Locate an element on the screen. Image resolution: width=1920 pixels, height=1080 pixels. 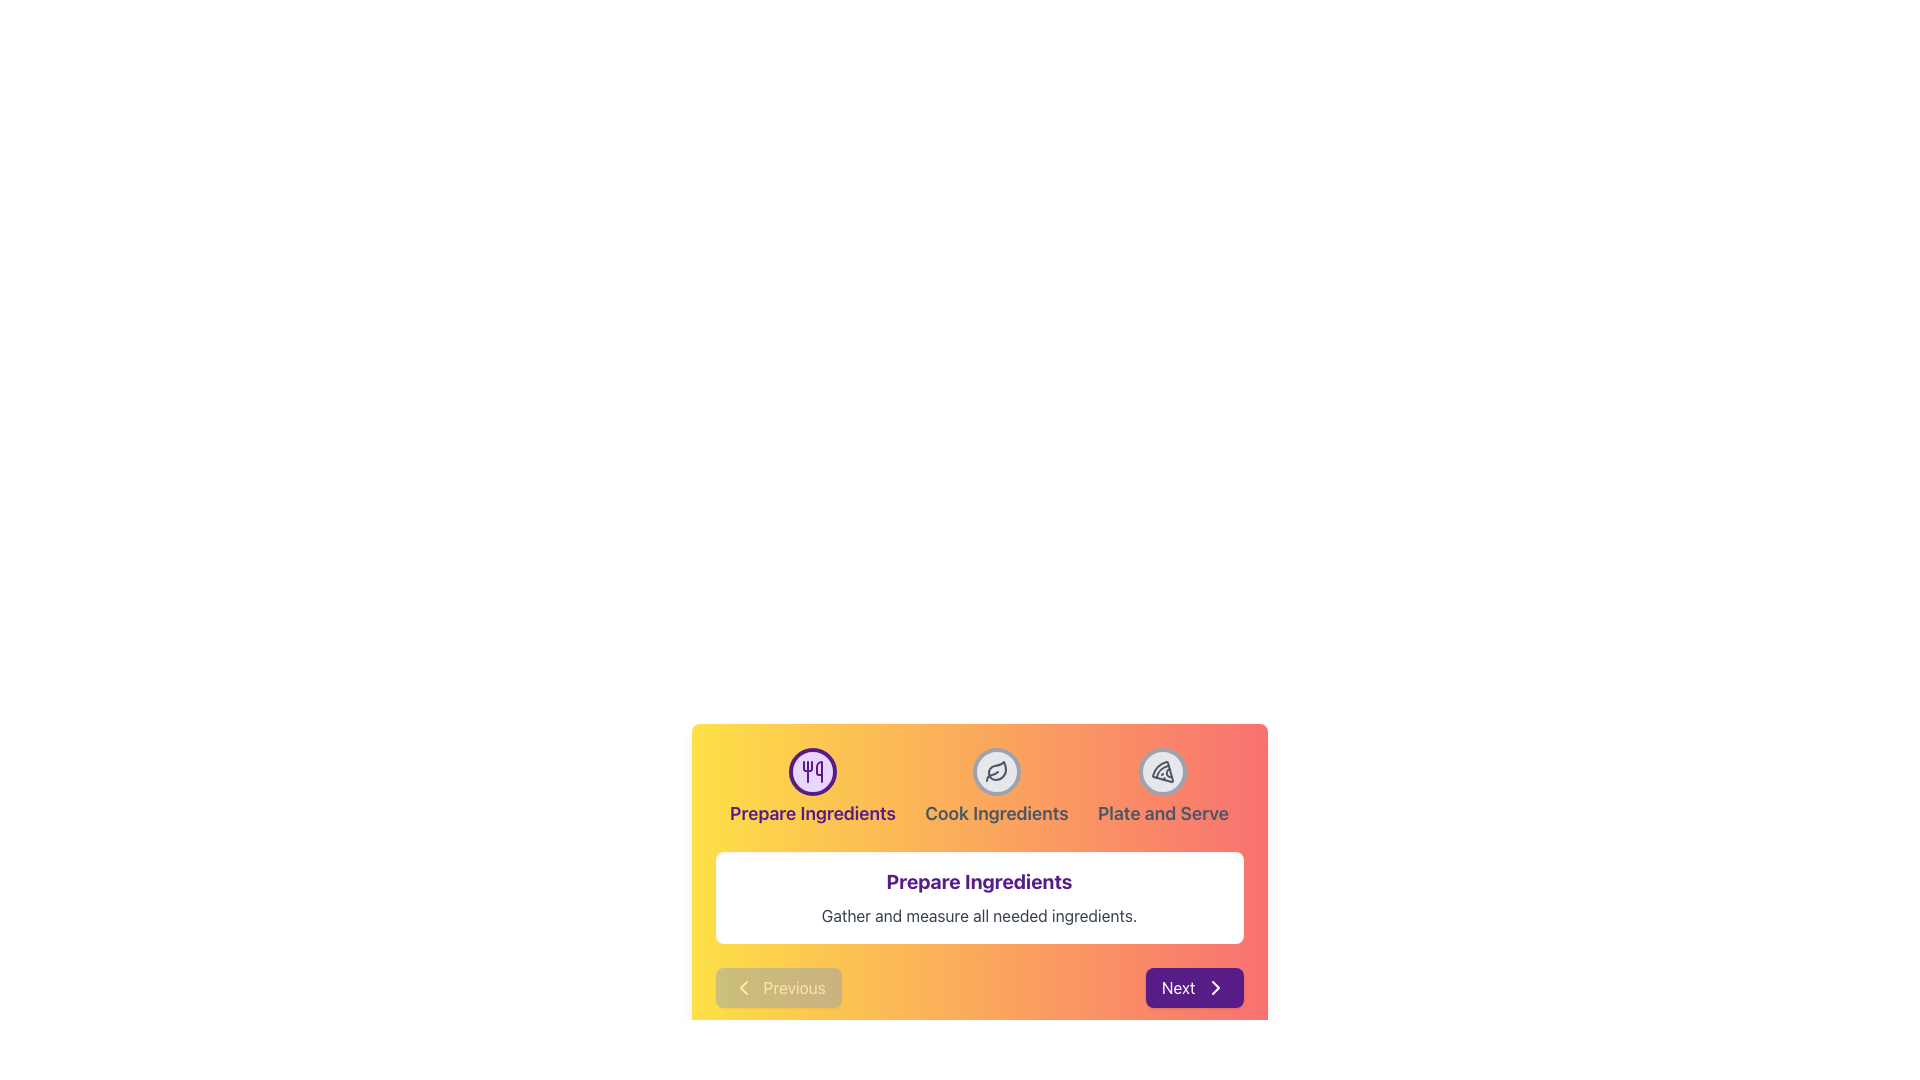
the heading label indicating the current step, which is located within a white rectangle in the center of a panel with a gradient background, directly below the 'Prepare Ingredients' icon is located at coordinates (979, 881).